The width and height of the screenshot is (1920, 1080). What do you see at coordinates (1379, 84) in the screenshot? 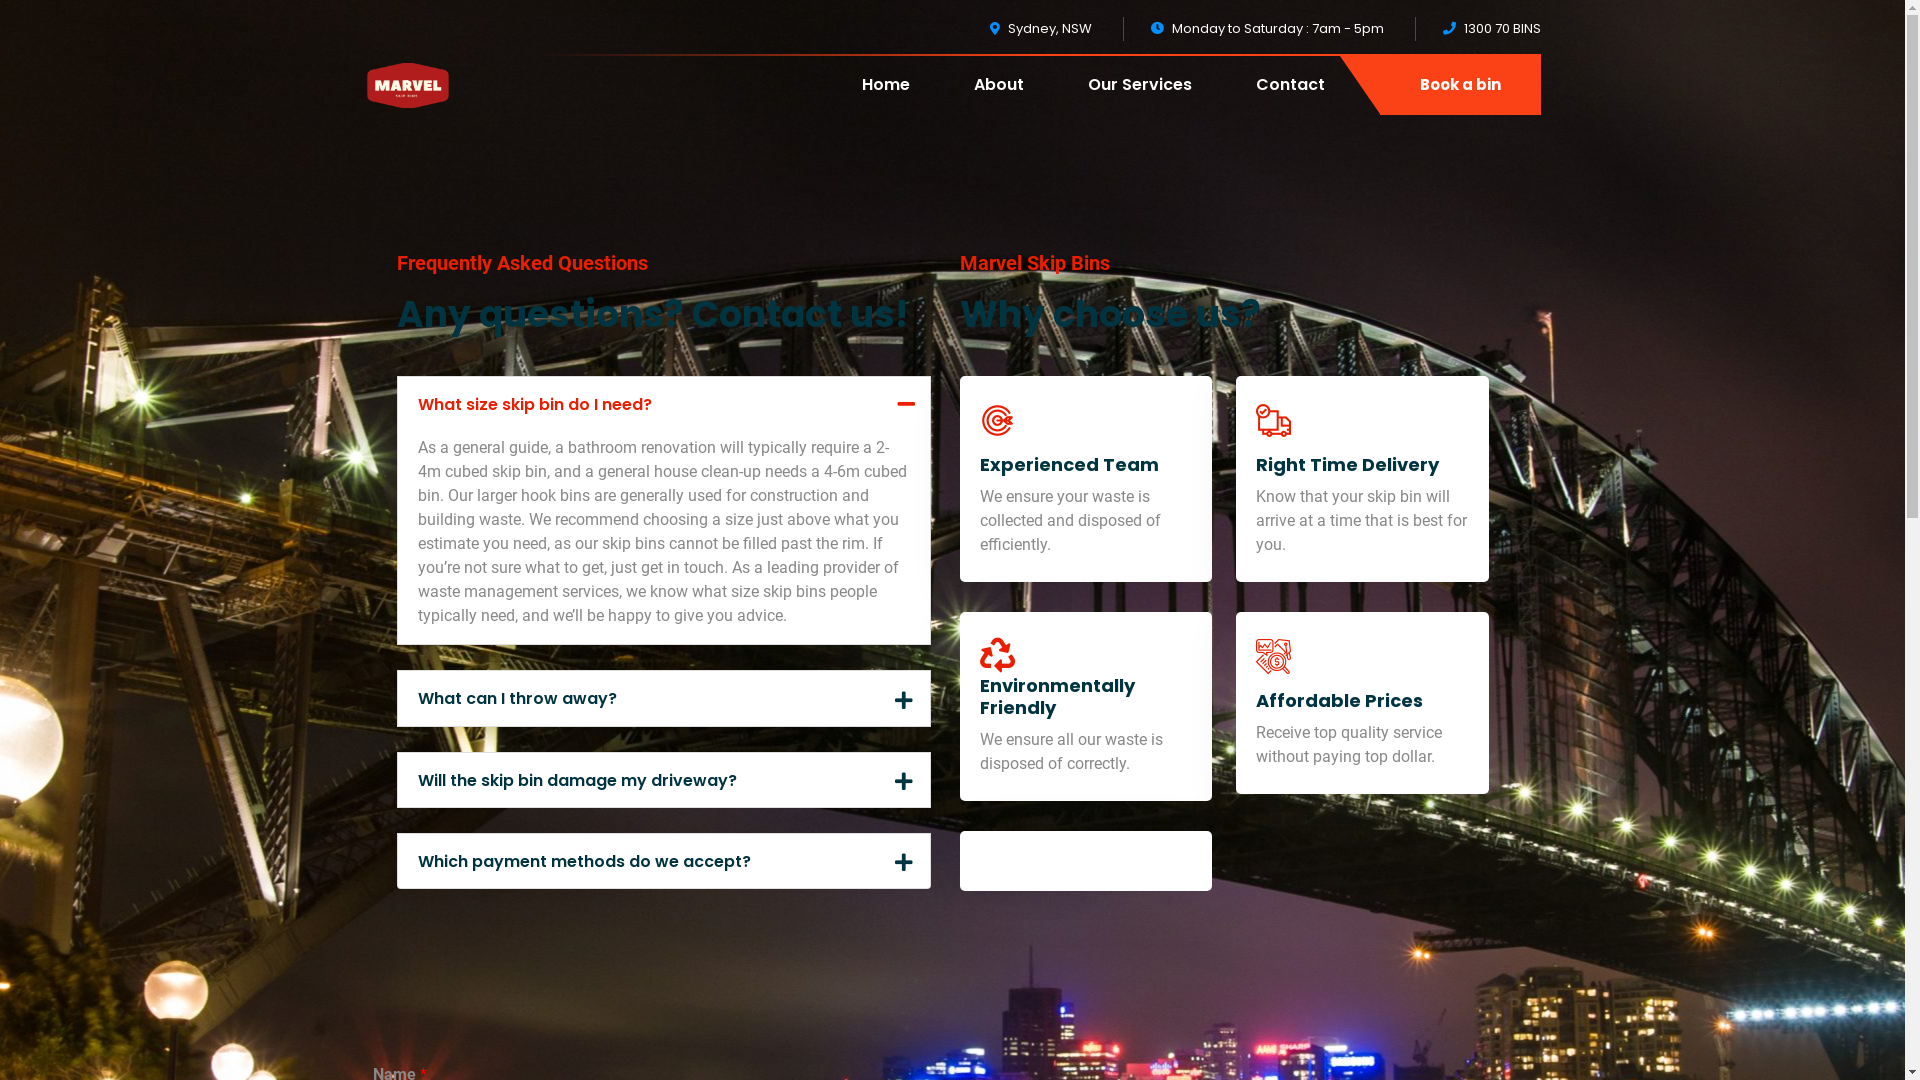
I see `'Book a bin'` at bounding box center [1379, 84].